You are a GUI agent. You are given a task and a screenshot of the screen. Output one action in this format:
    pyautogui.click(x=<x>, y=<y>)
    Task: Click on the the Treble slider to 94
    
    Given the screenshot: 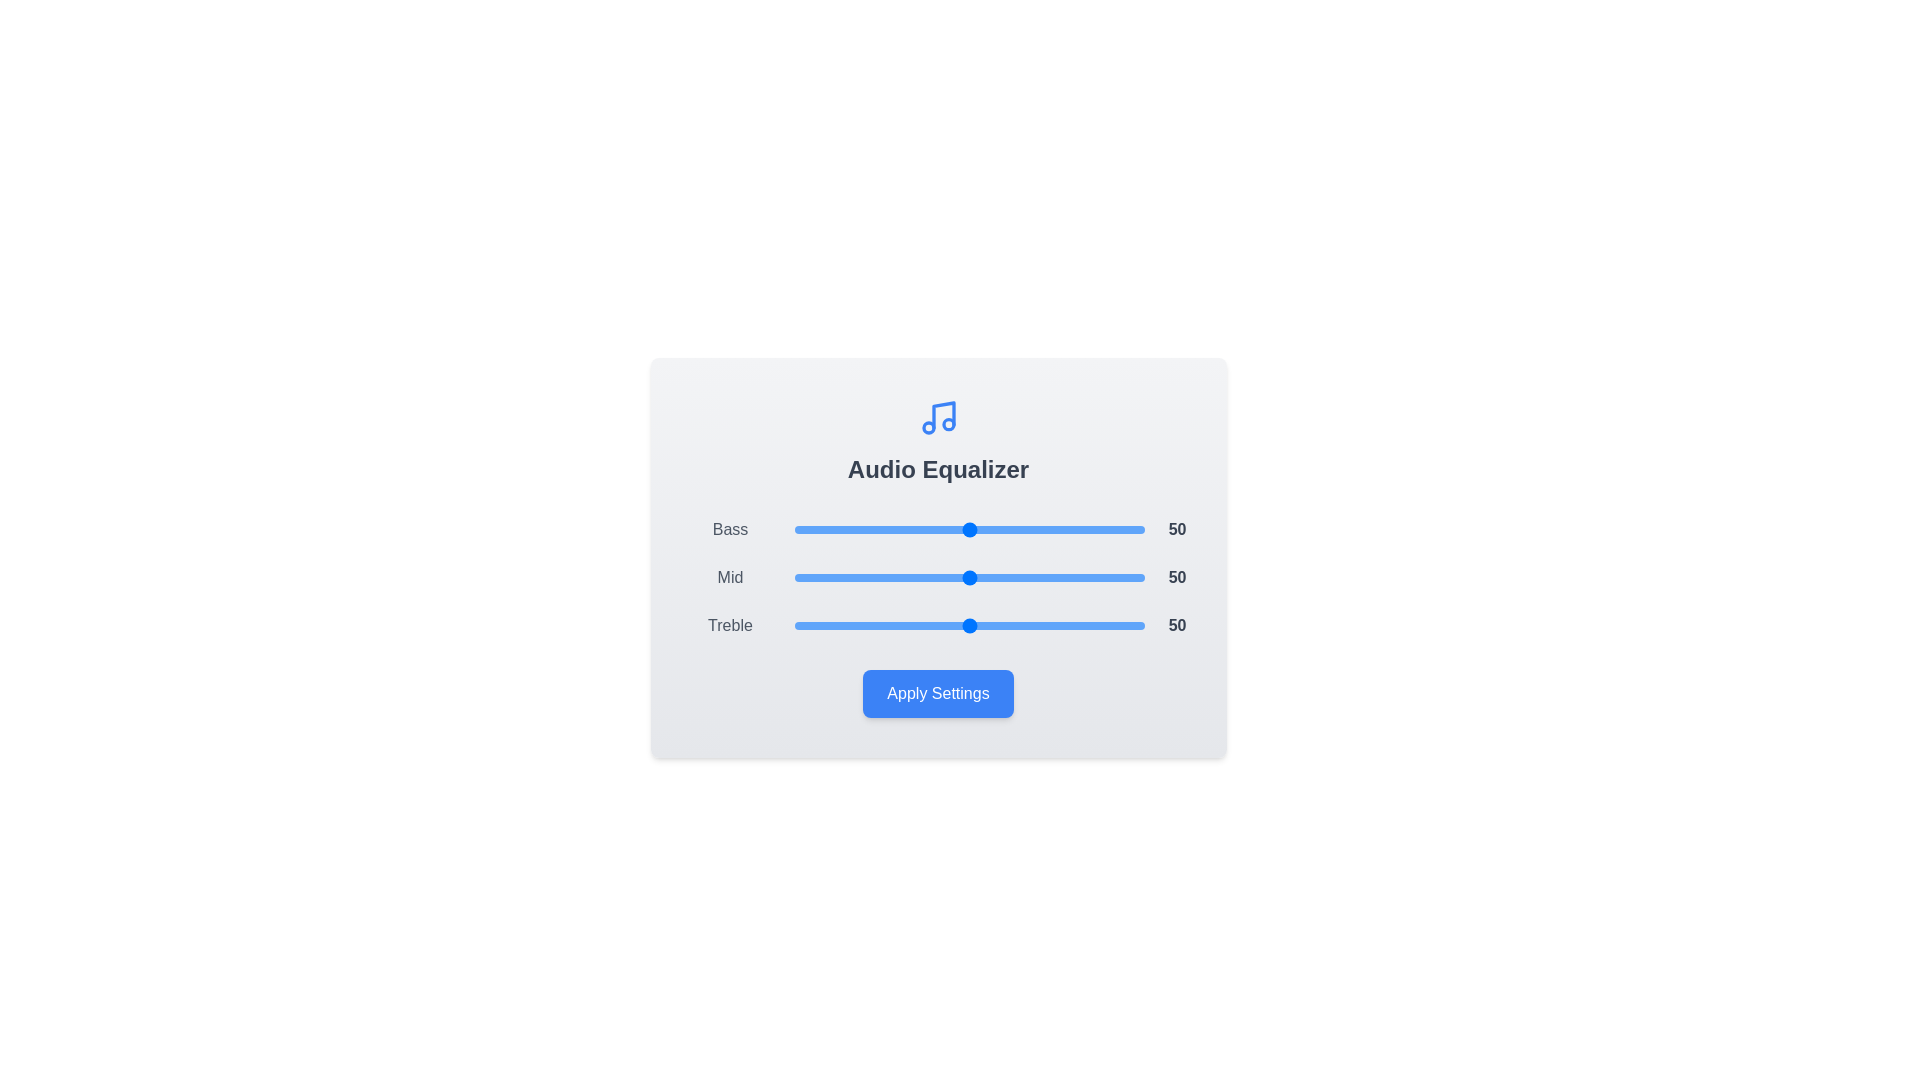 What is the action you would take?
    pyautogui.click(x=1123, y=624)
    